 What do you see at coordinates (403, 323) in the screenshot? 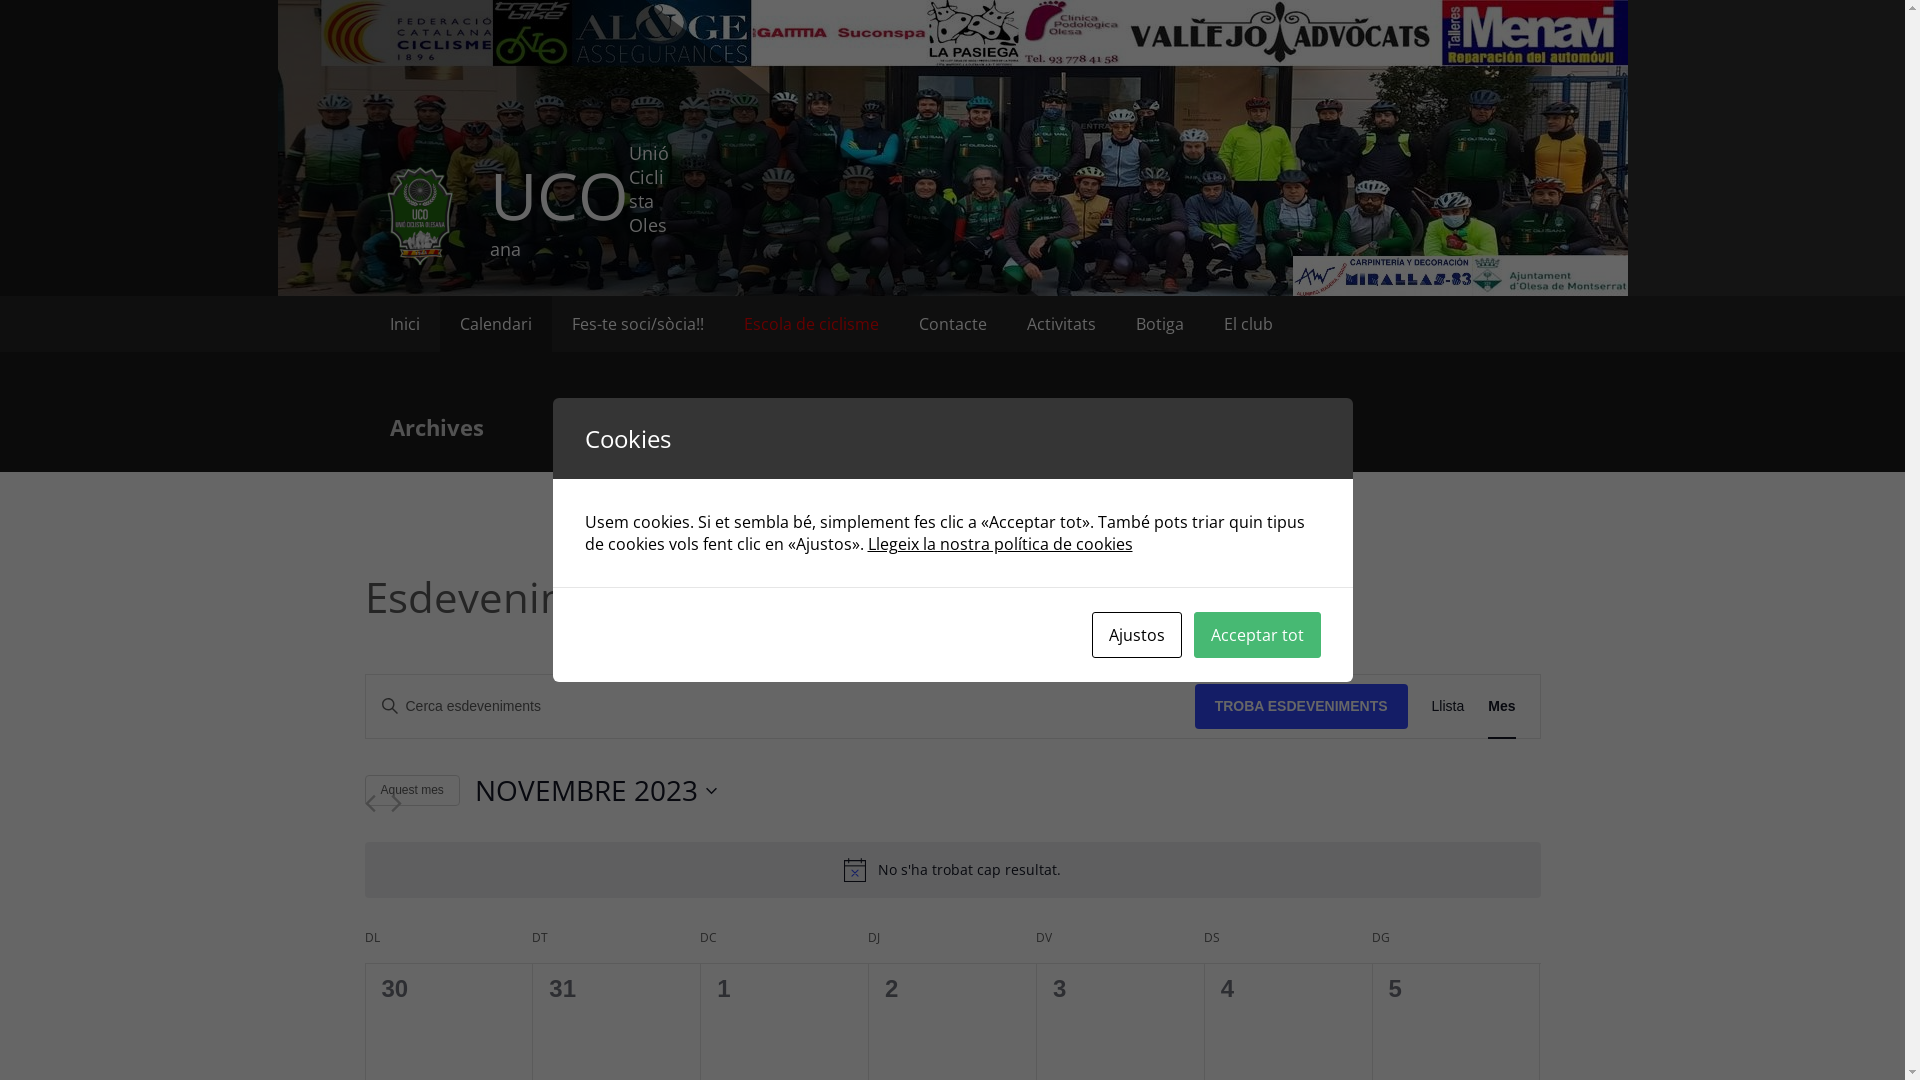
I see `'Inici'` at bounding box center [403, 323].